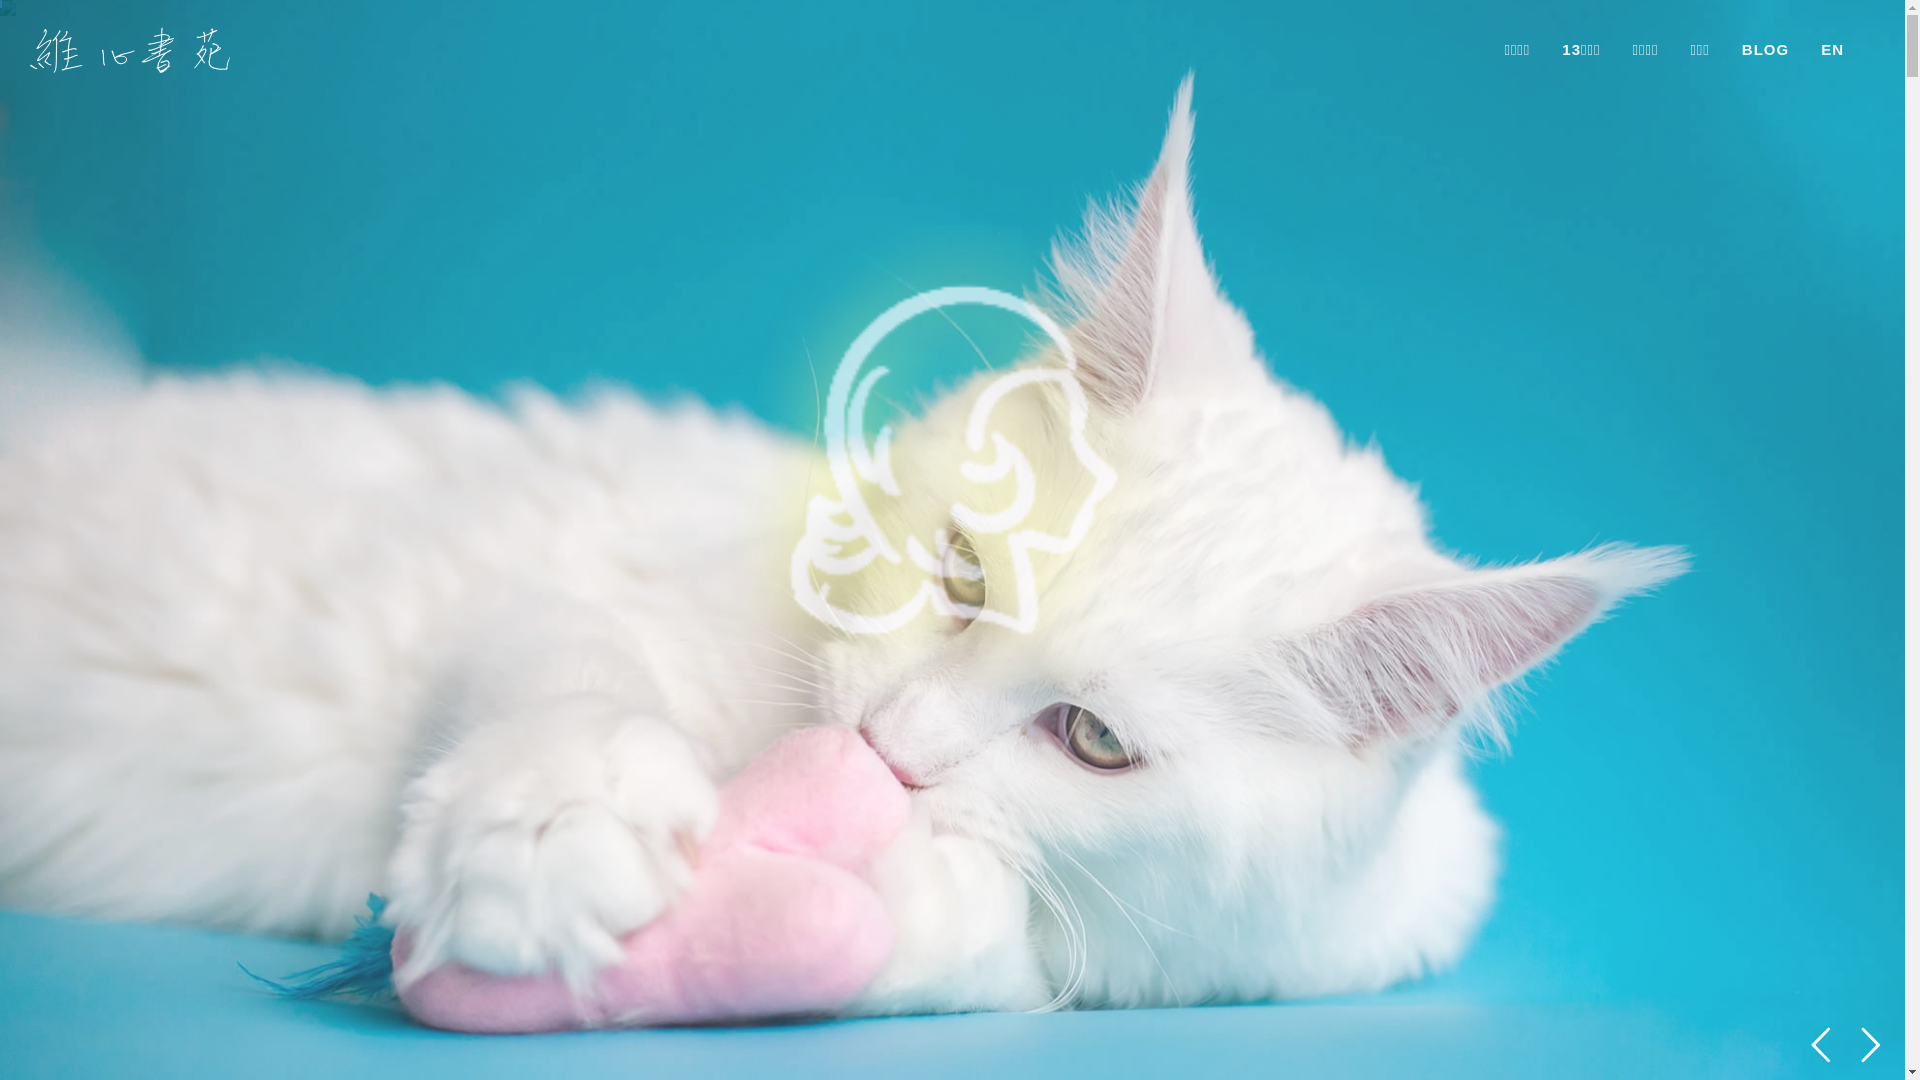 The height and width of the screenshot is (1080, 1920). Describe the element at coordinates (1832, 49) in the screenshot. I see `'EN'` at that location.